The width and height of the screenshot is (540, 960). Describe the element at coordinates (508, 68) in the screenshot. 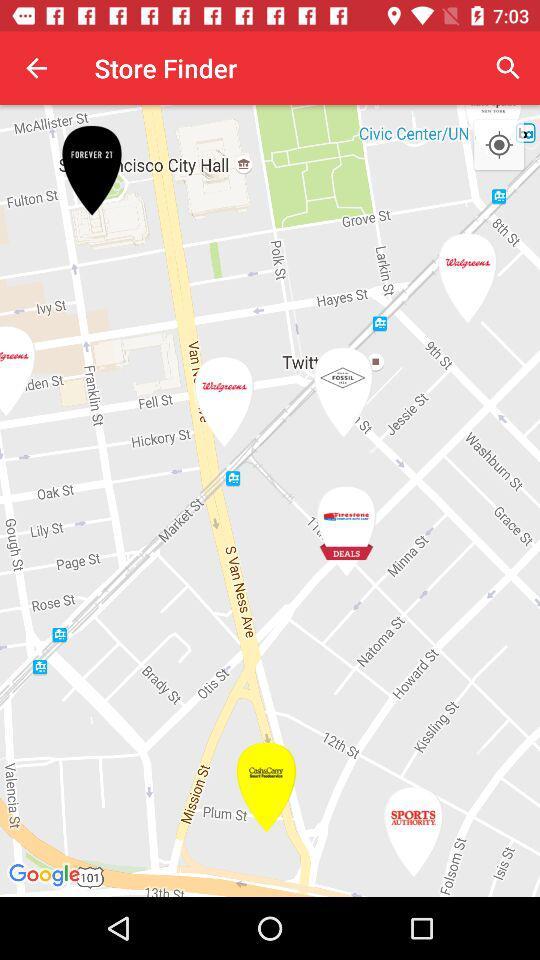

I see `item to the right of store finder item` at that location.